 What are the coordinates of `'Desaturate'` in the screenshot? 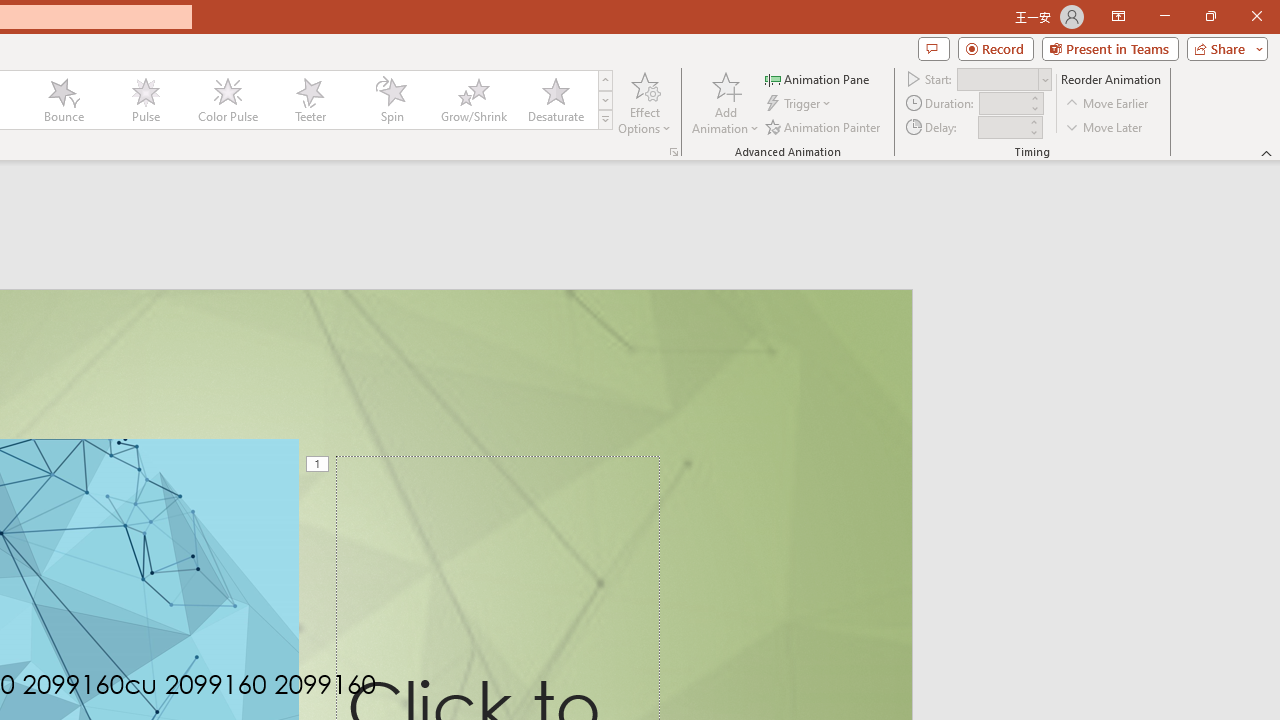 It's located at (555, 100).